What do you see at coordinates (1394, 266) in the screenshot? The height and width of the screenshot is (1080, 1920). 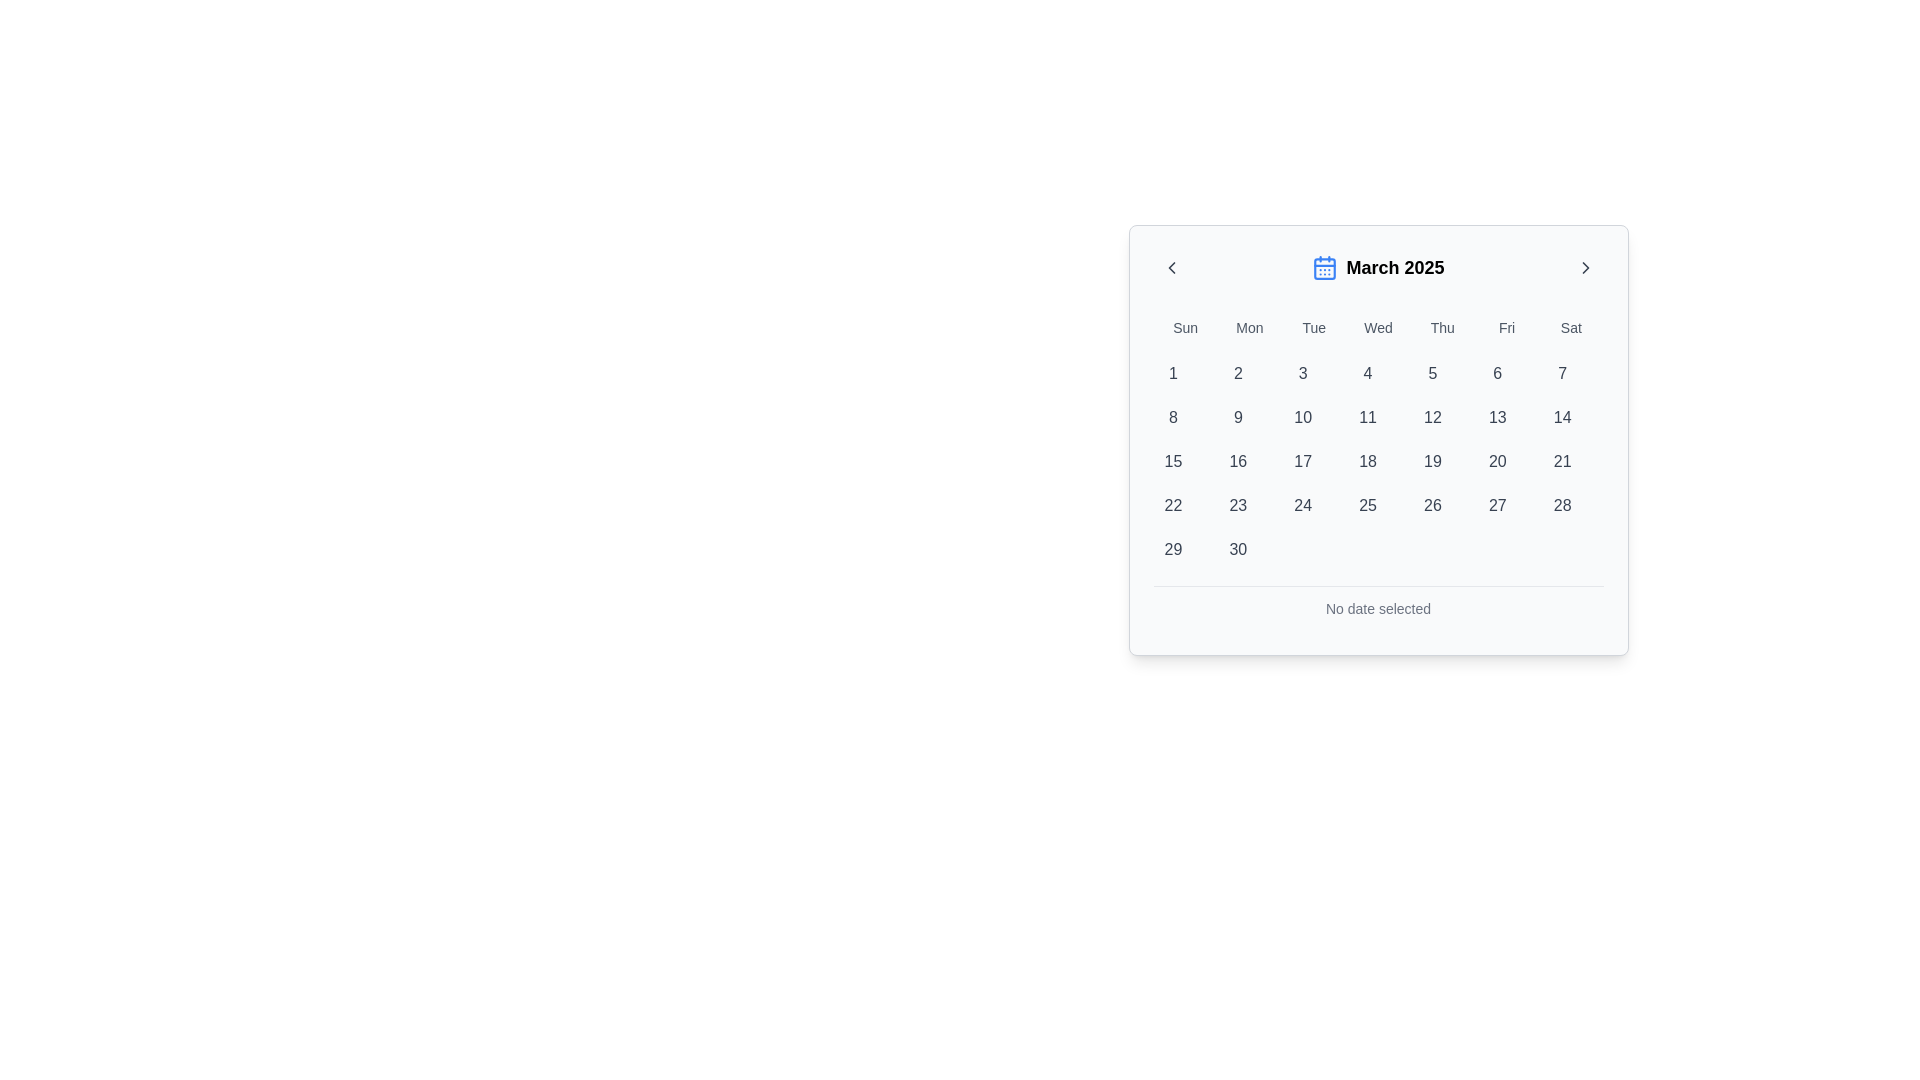 I see `the text label indicating the current month and year in the calendar component to potentially open a month selector` at bounding box center [1394, 266].